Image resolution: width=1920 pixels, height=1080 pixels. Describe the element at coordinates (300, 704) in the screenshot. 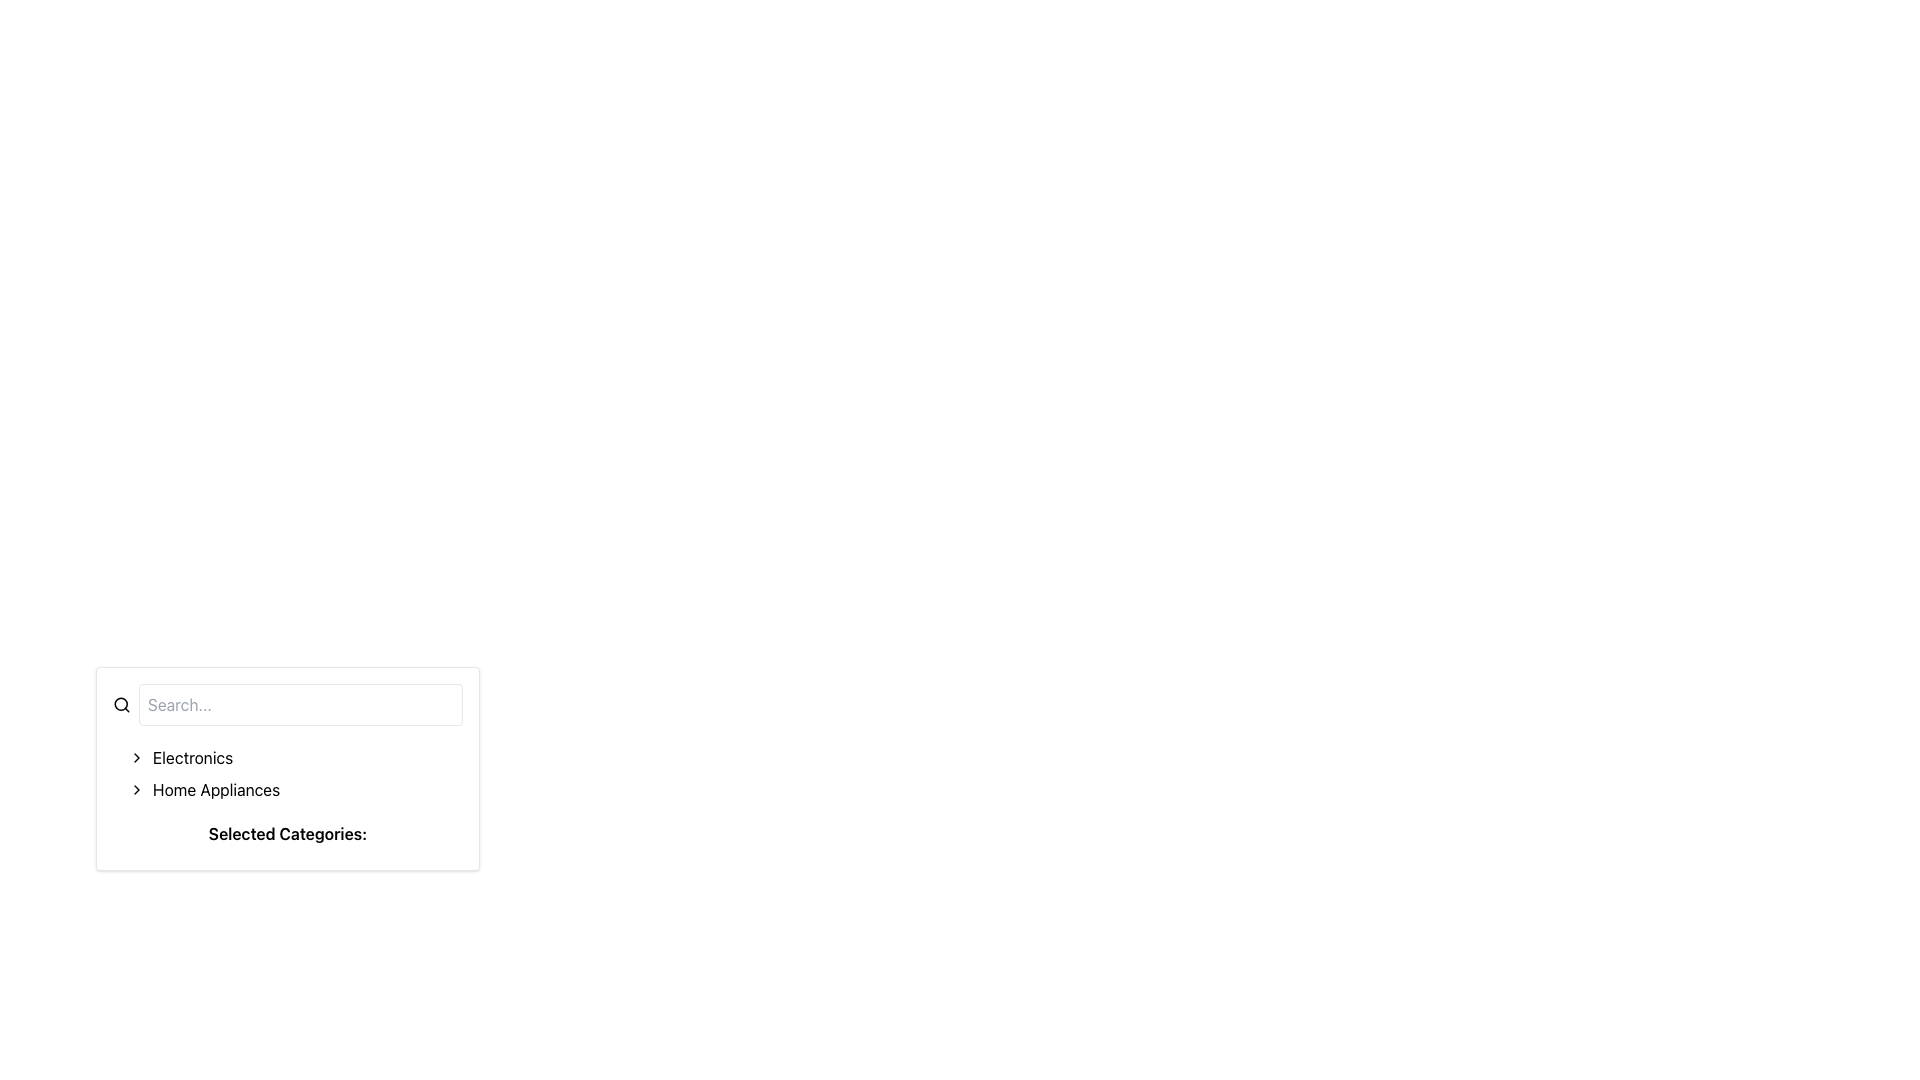

I see `the text input field styled with a border and rounded corners` at that location.